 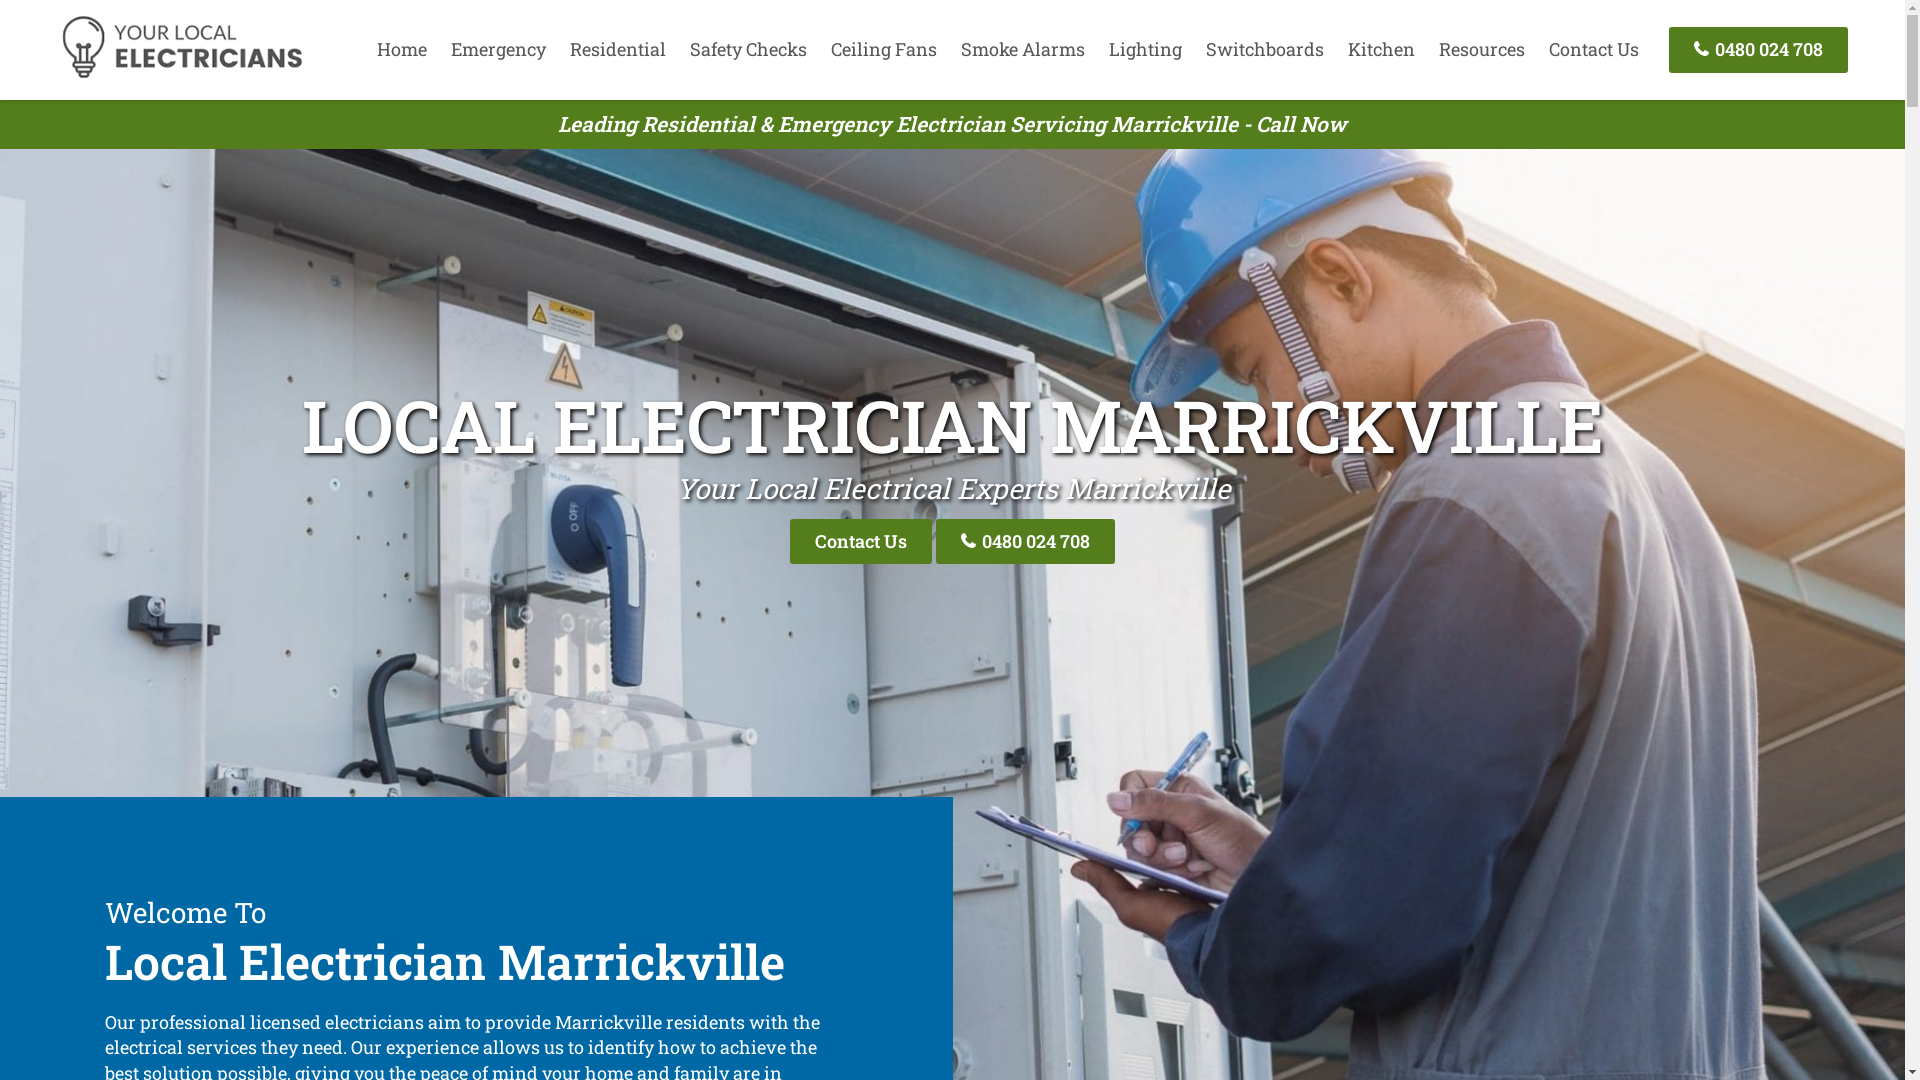 I want to click on 'Smoke Alarms', so click(x=1022, y=48).